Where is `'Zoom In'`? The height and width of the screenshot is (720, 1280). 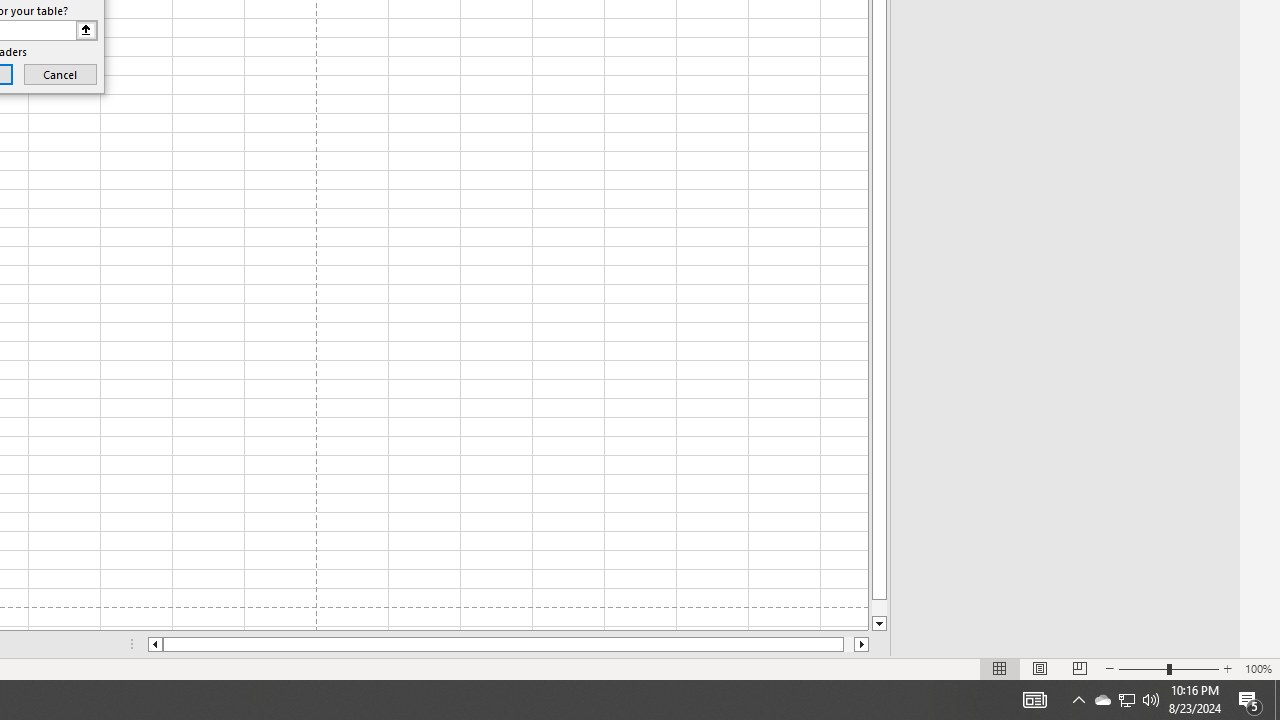 'Zoom In' is located at coordinates (1226, 669).